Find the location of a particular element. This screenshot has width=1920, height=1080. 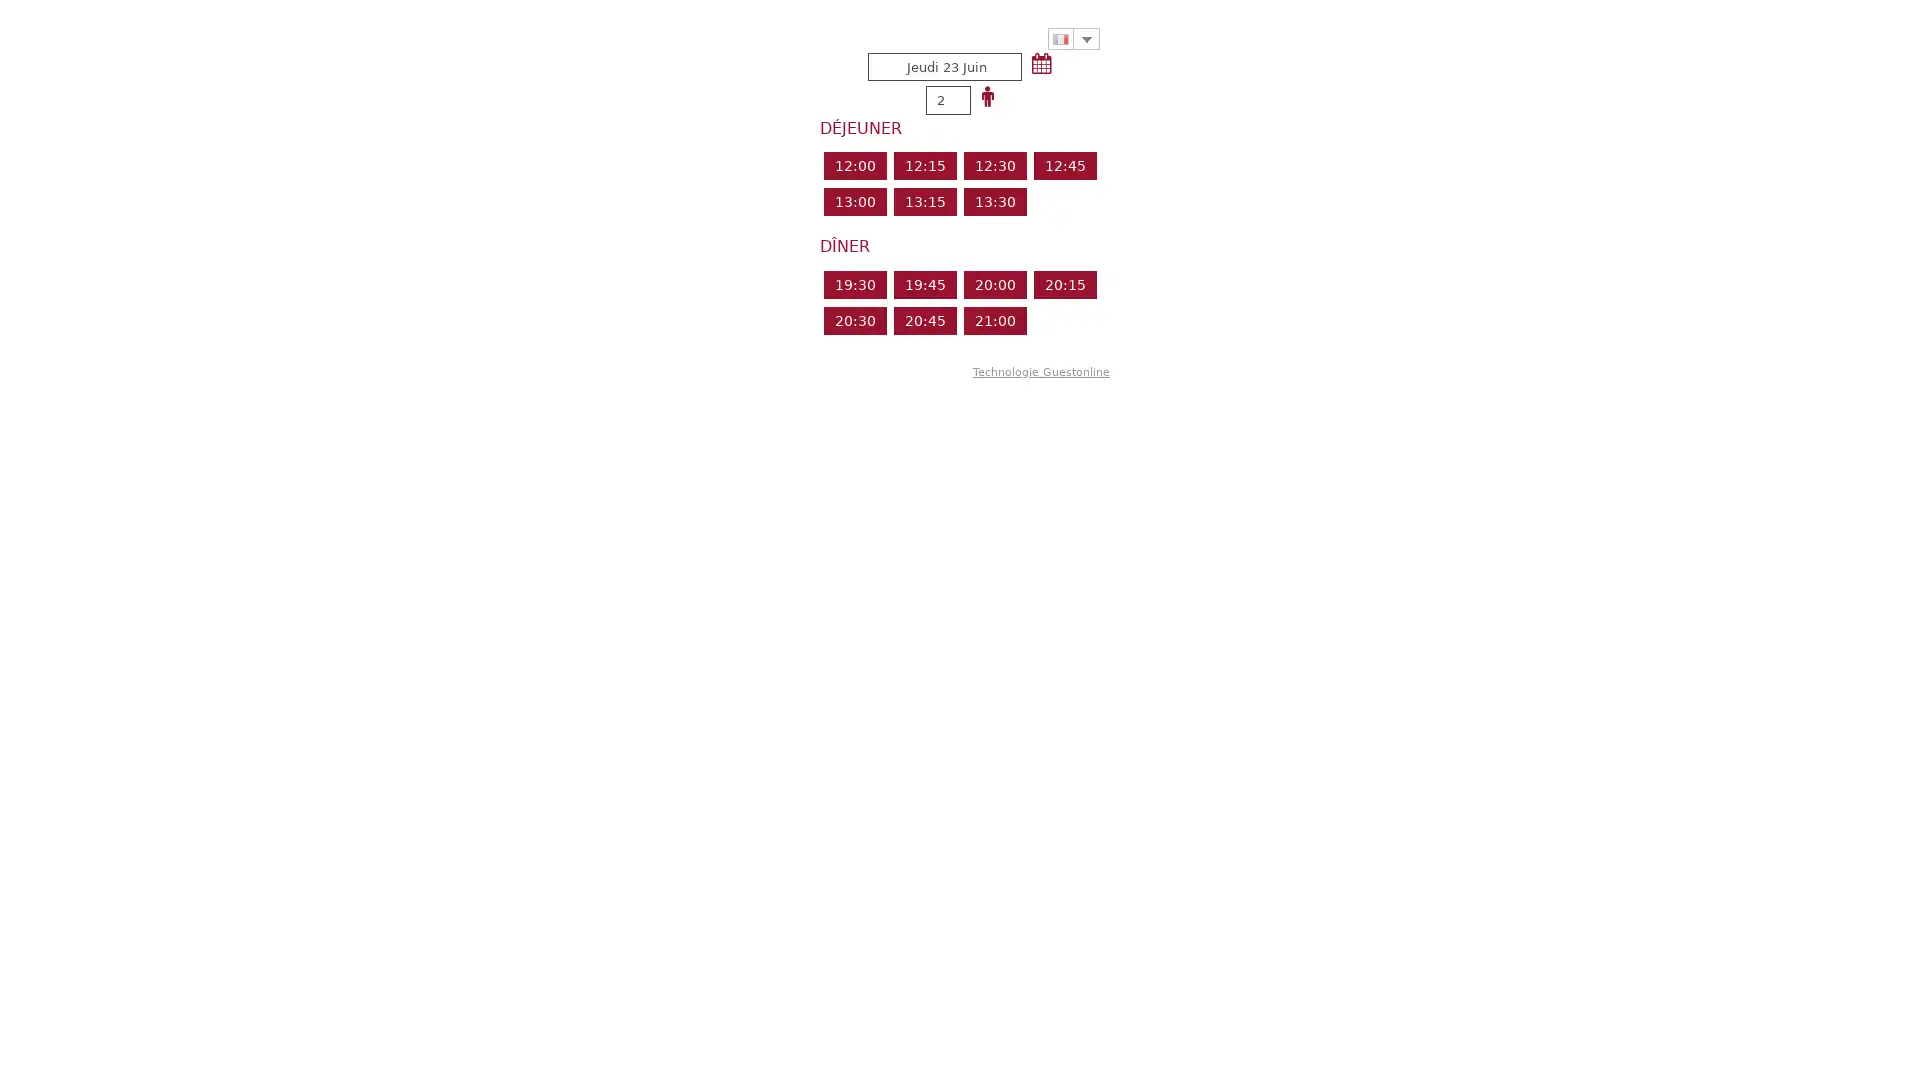

19:30 is located at coordinates (854, 284).